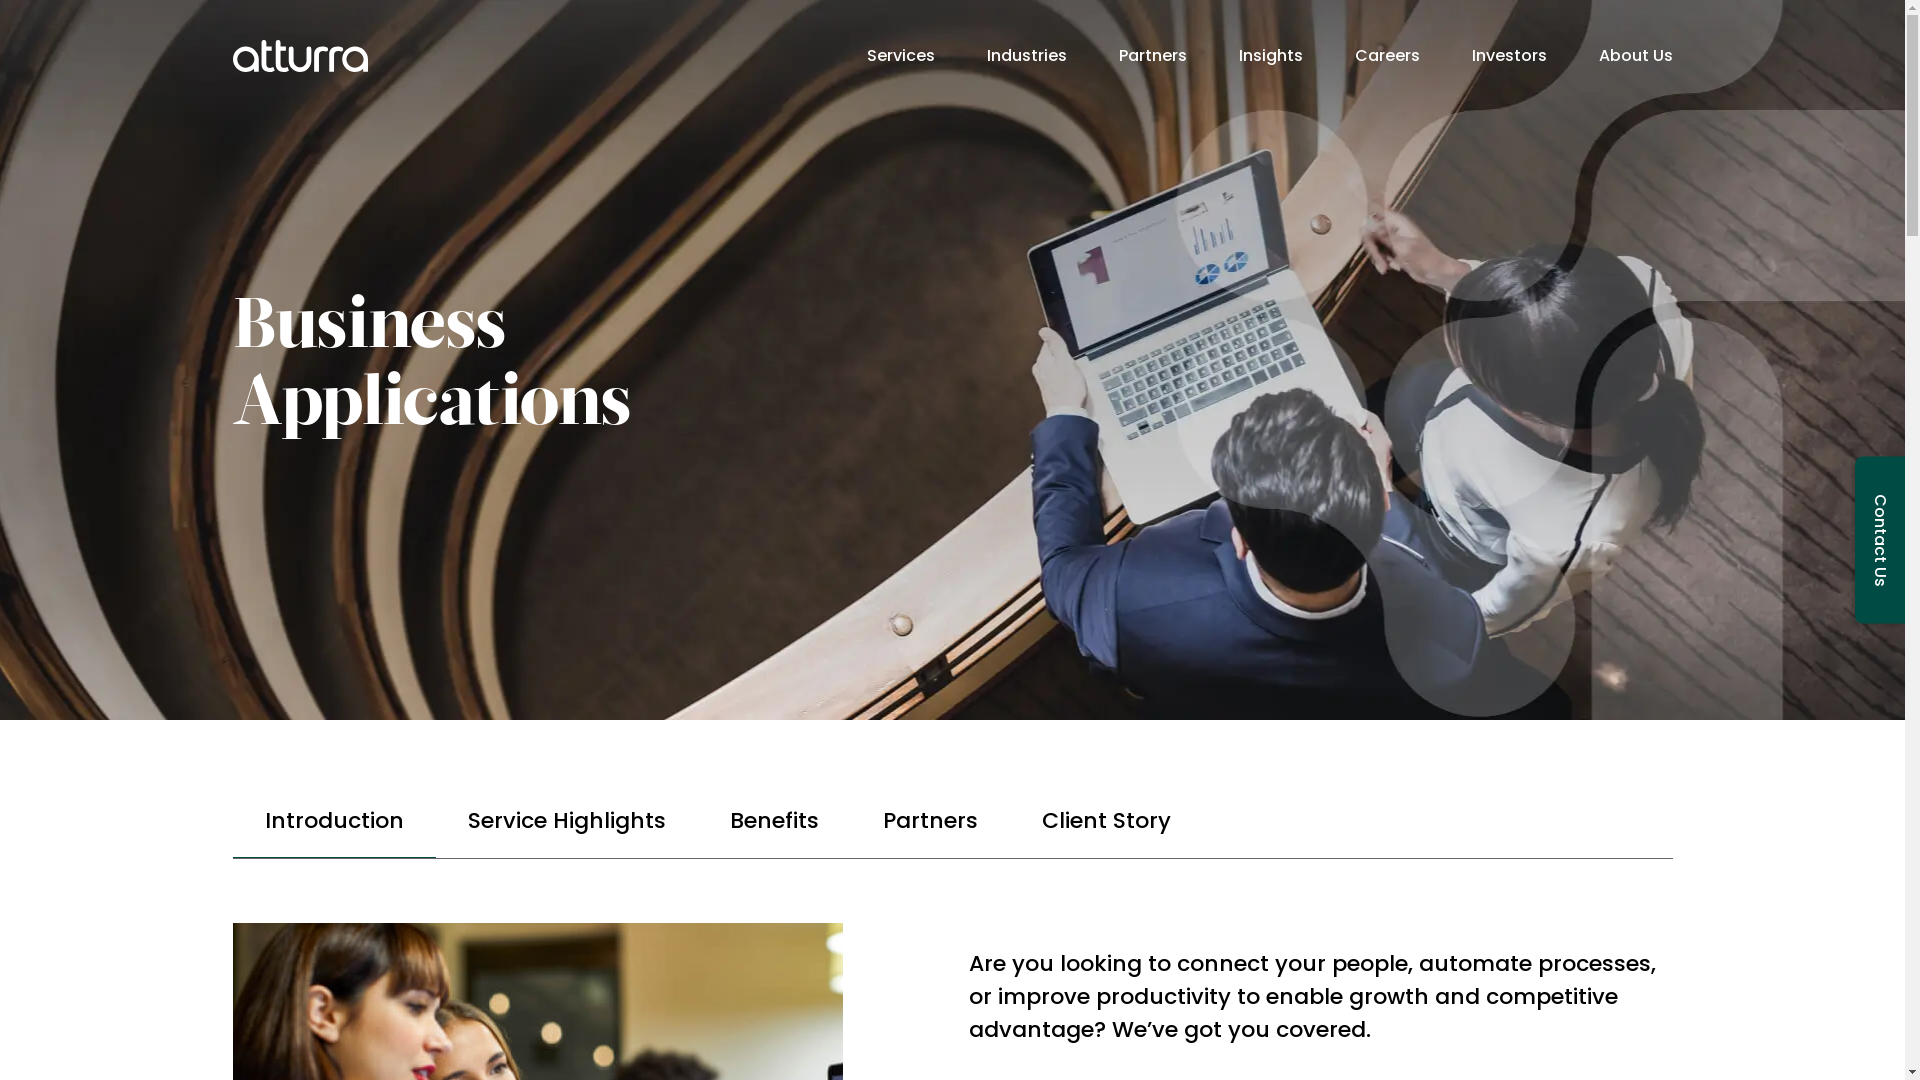  Describe the element at coordinates (565, 821) in the screenshot. I see `'Service Highlights'` at that location.